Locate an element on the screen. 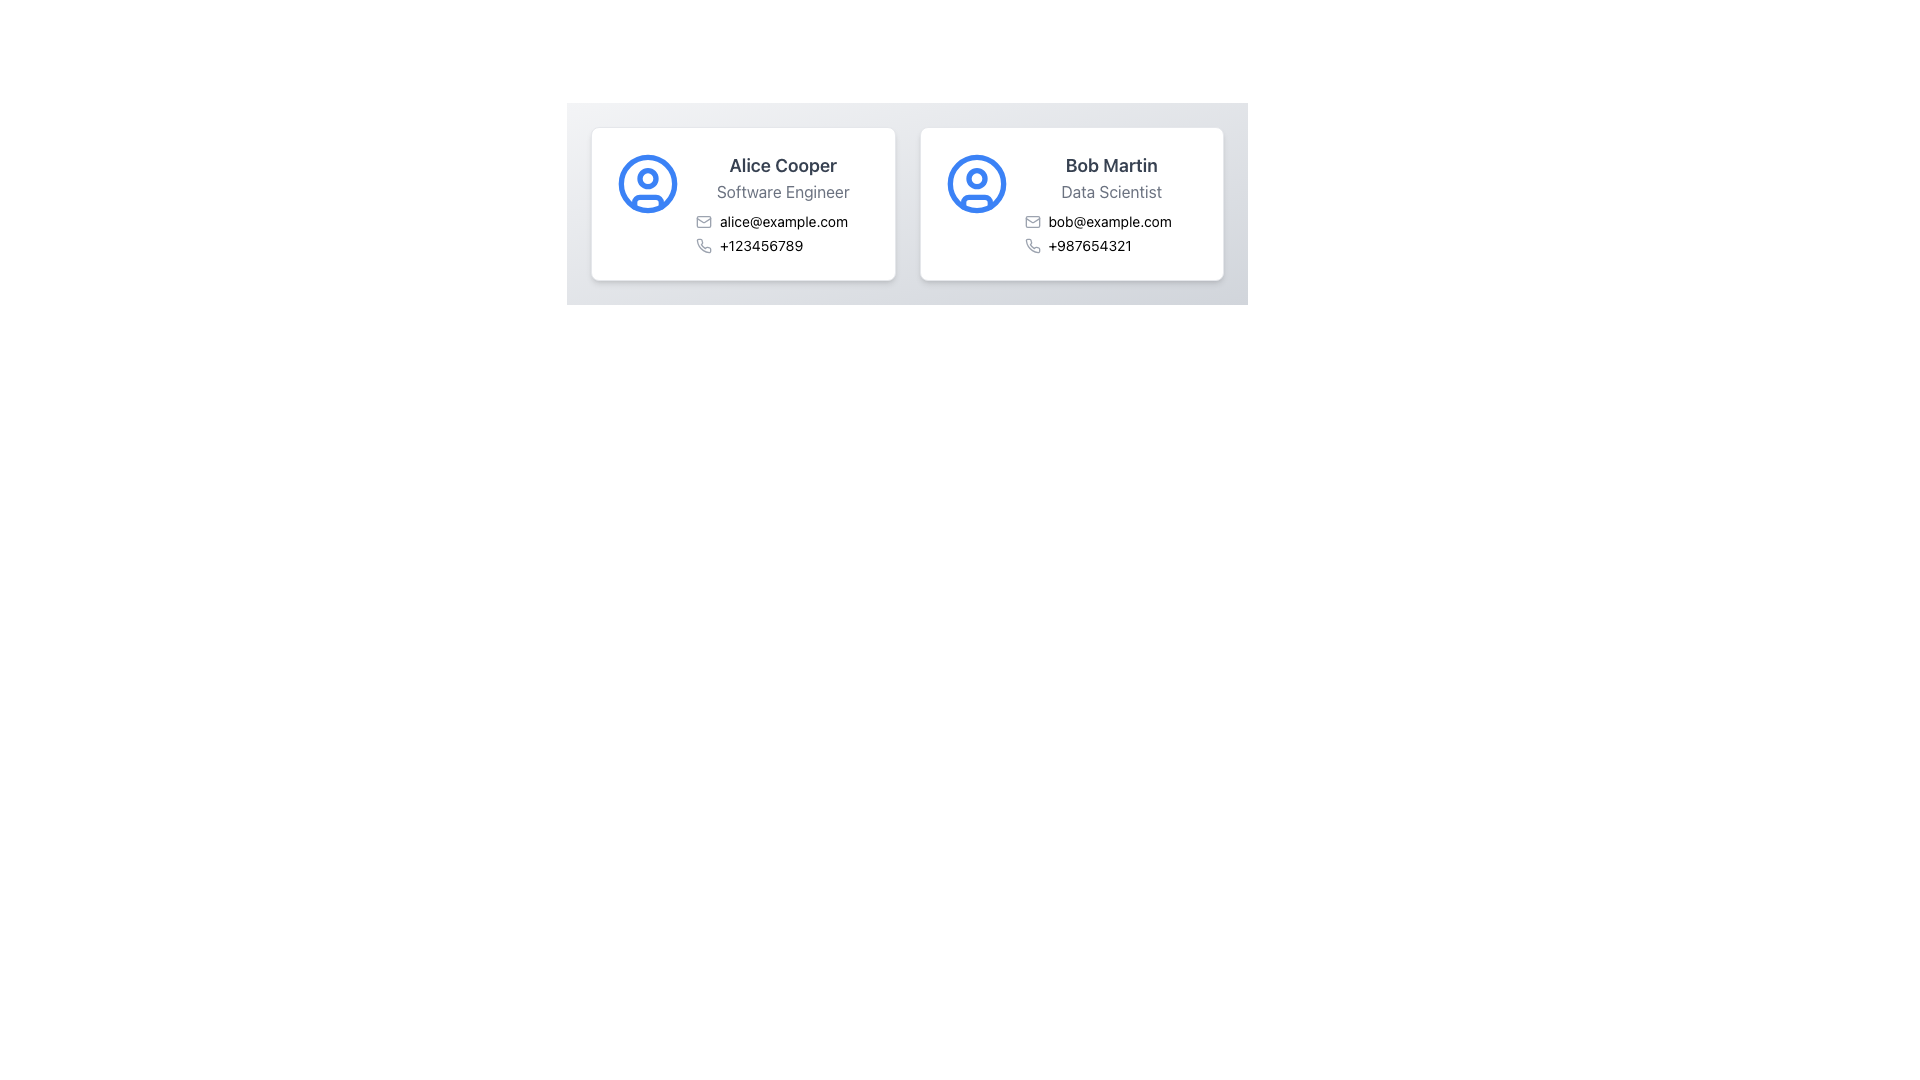 This screenshot has width=1920, height=1080. the label that describes the job role associated with 'Alice Cooper', located in the left profile card, directly below the name is located at coordinates (782, 192).